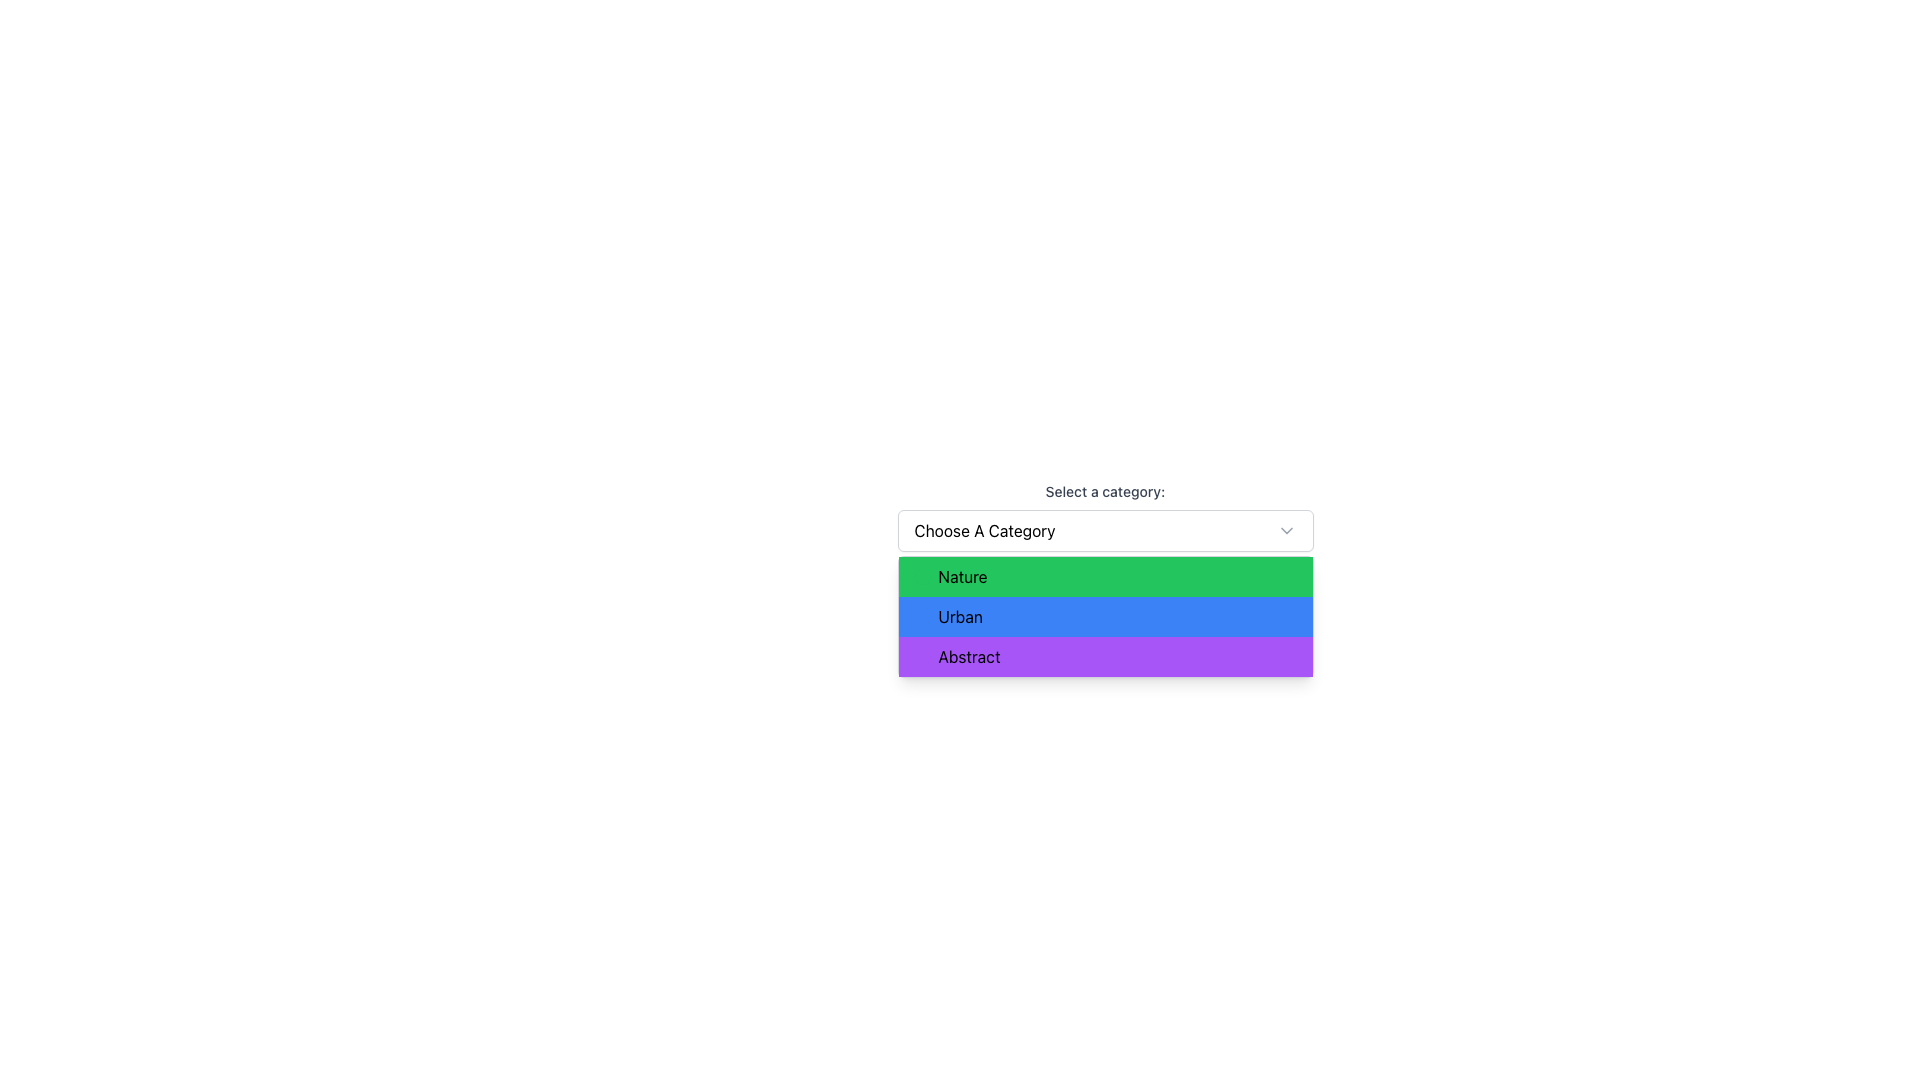 The width and height of the screenshot is (1920, 1080). Describe the element at coordinates (1104, 656) in the screenshot. I see `the selectable list item labeled 'Abstract' which is the third option in the options menu` at that location.